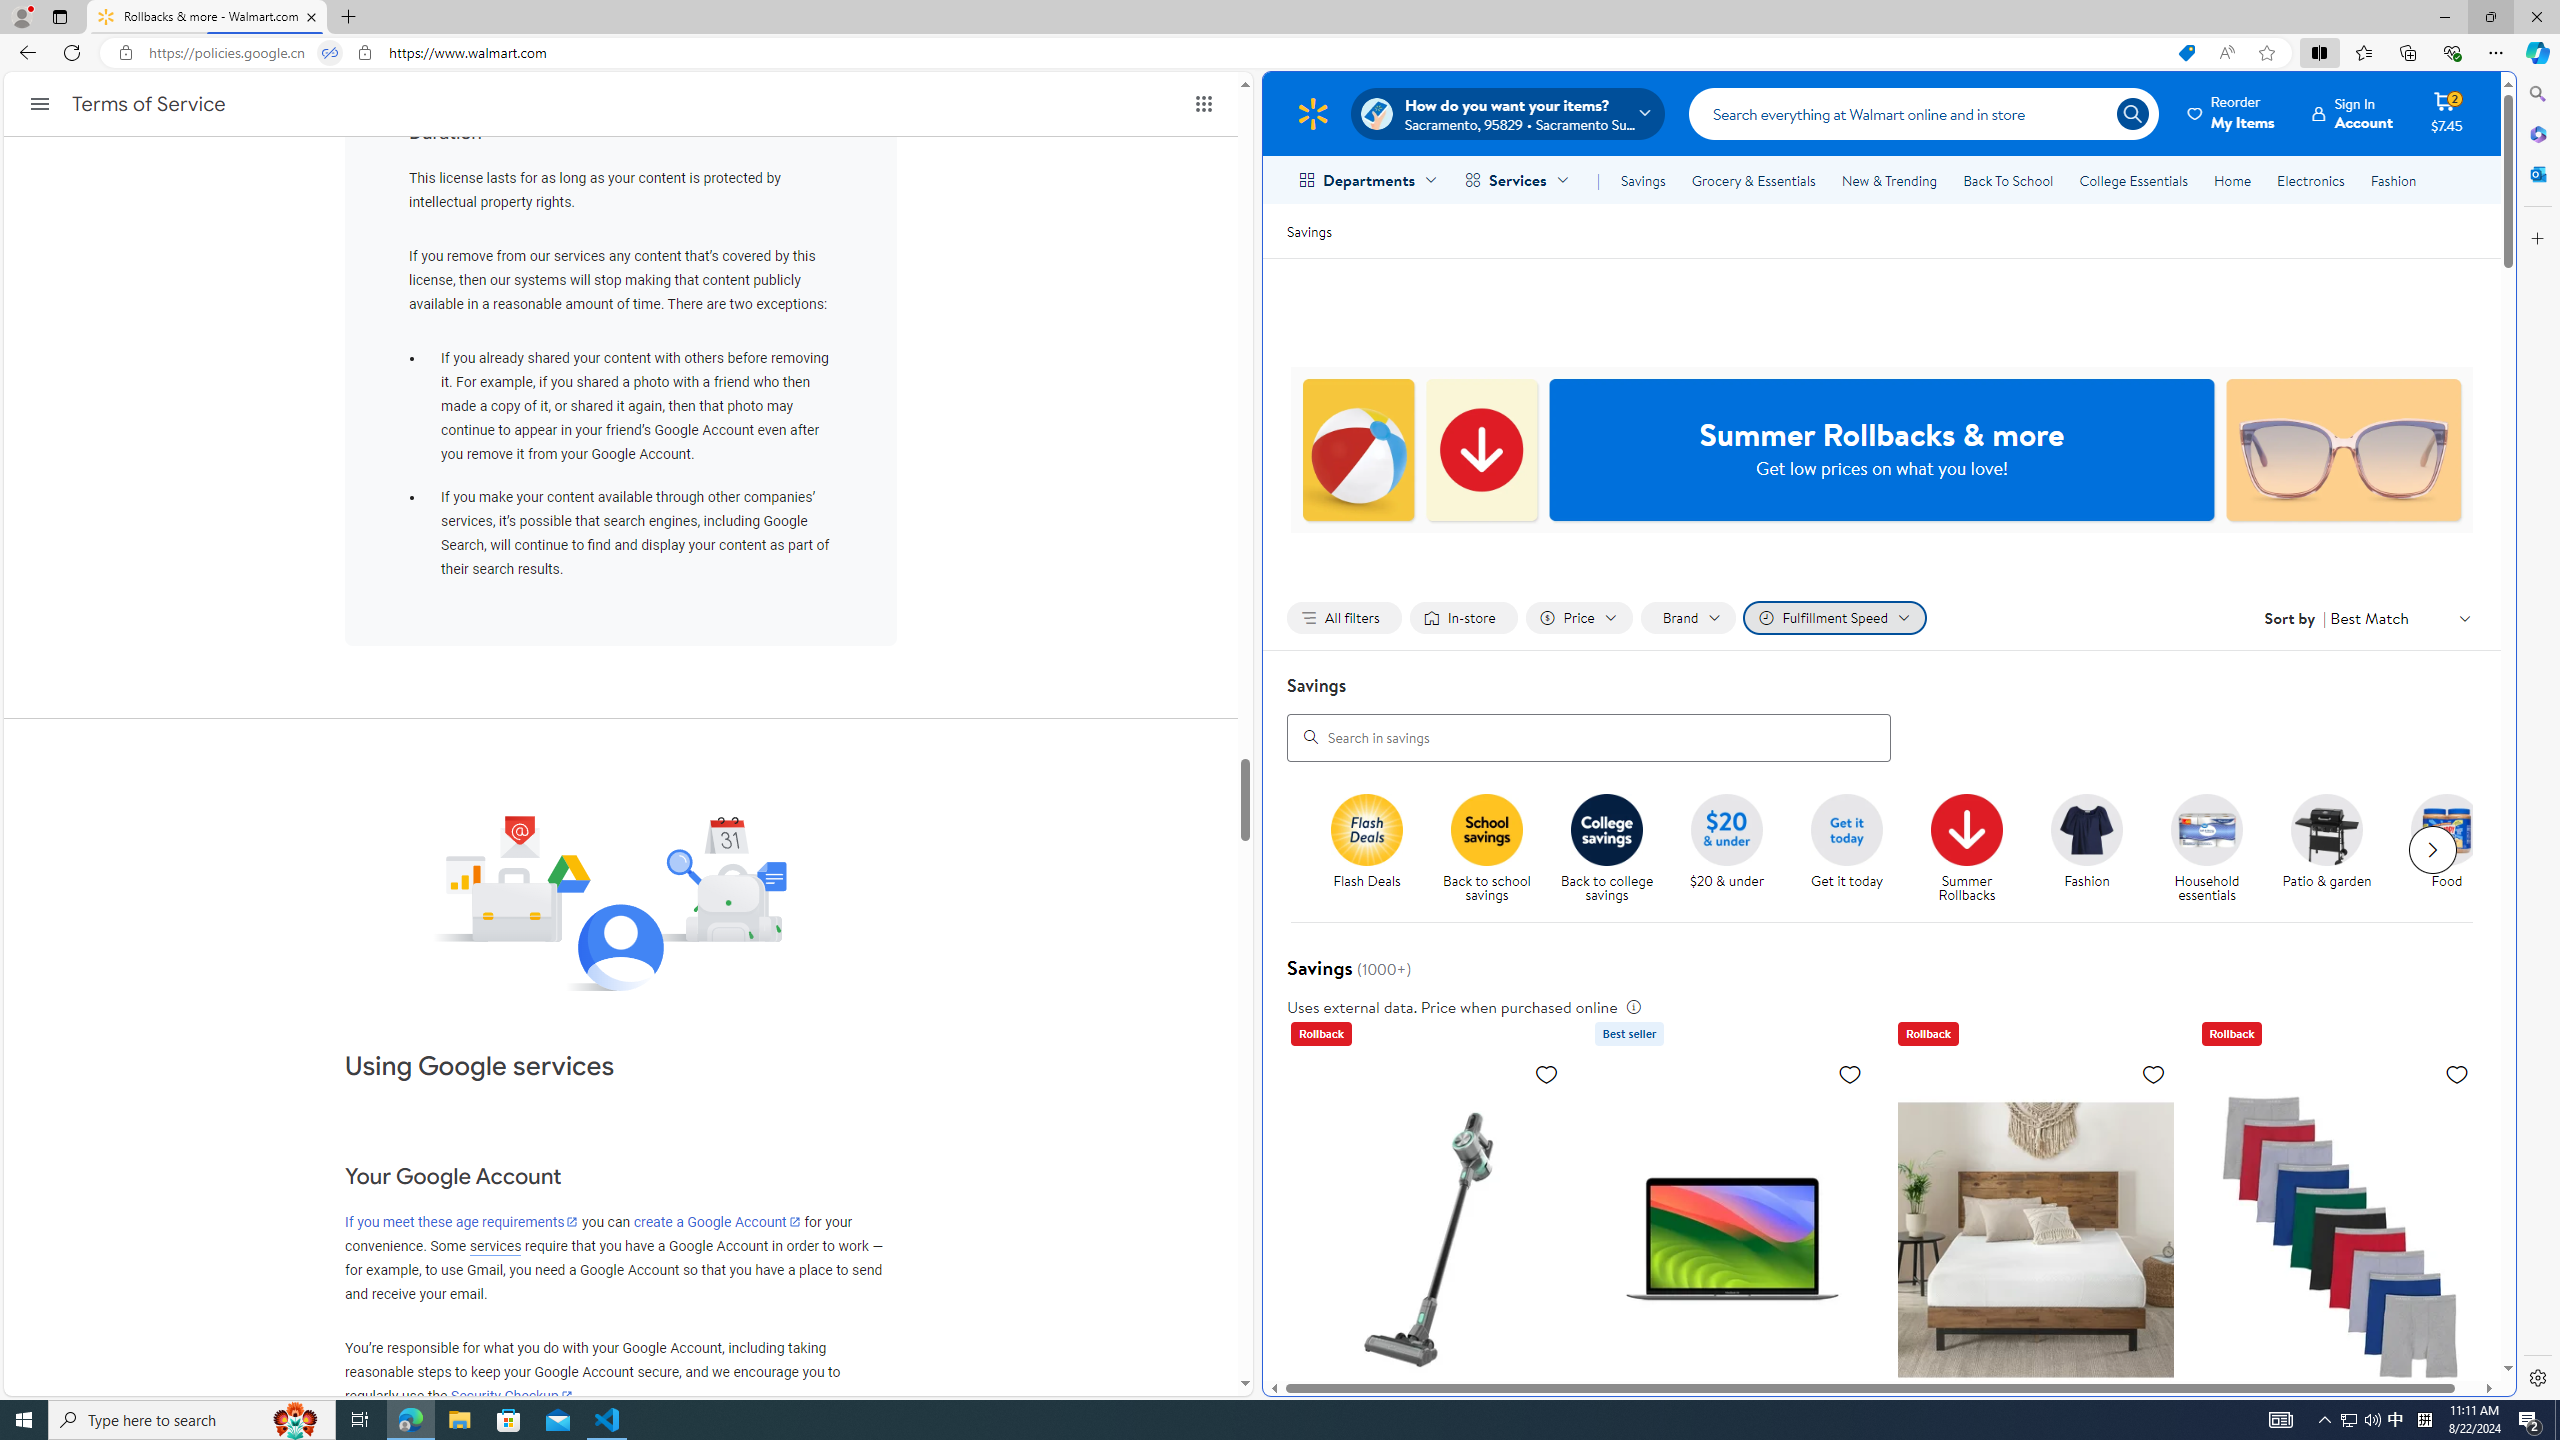  I want to click on 'Summer Rollbacks & more Get low prices on what you love!', so click(1880, 449).